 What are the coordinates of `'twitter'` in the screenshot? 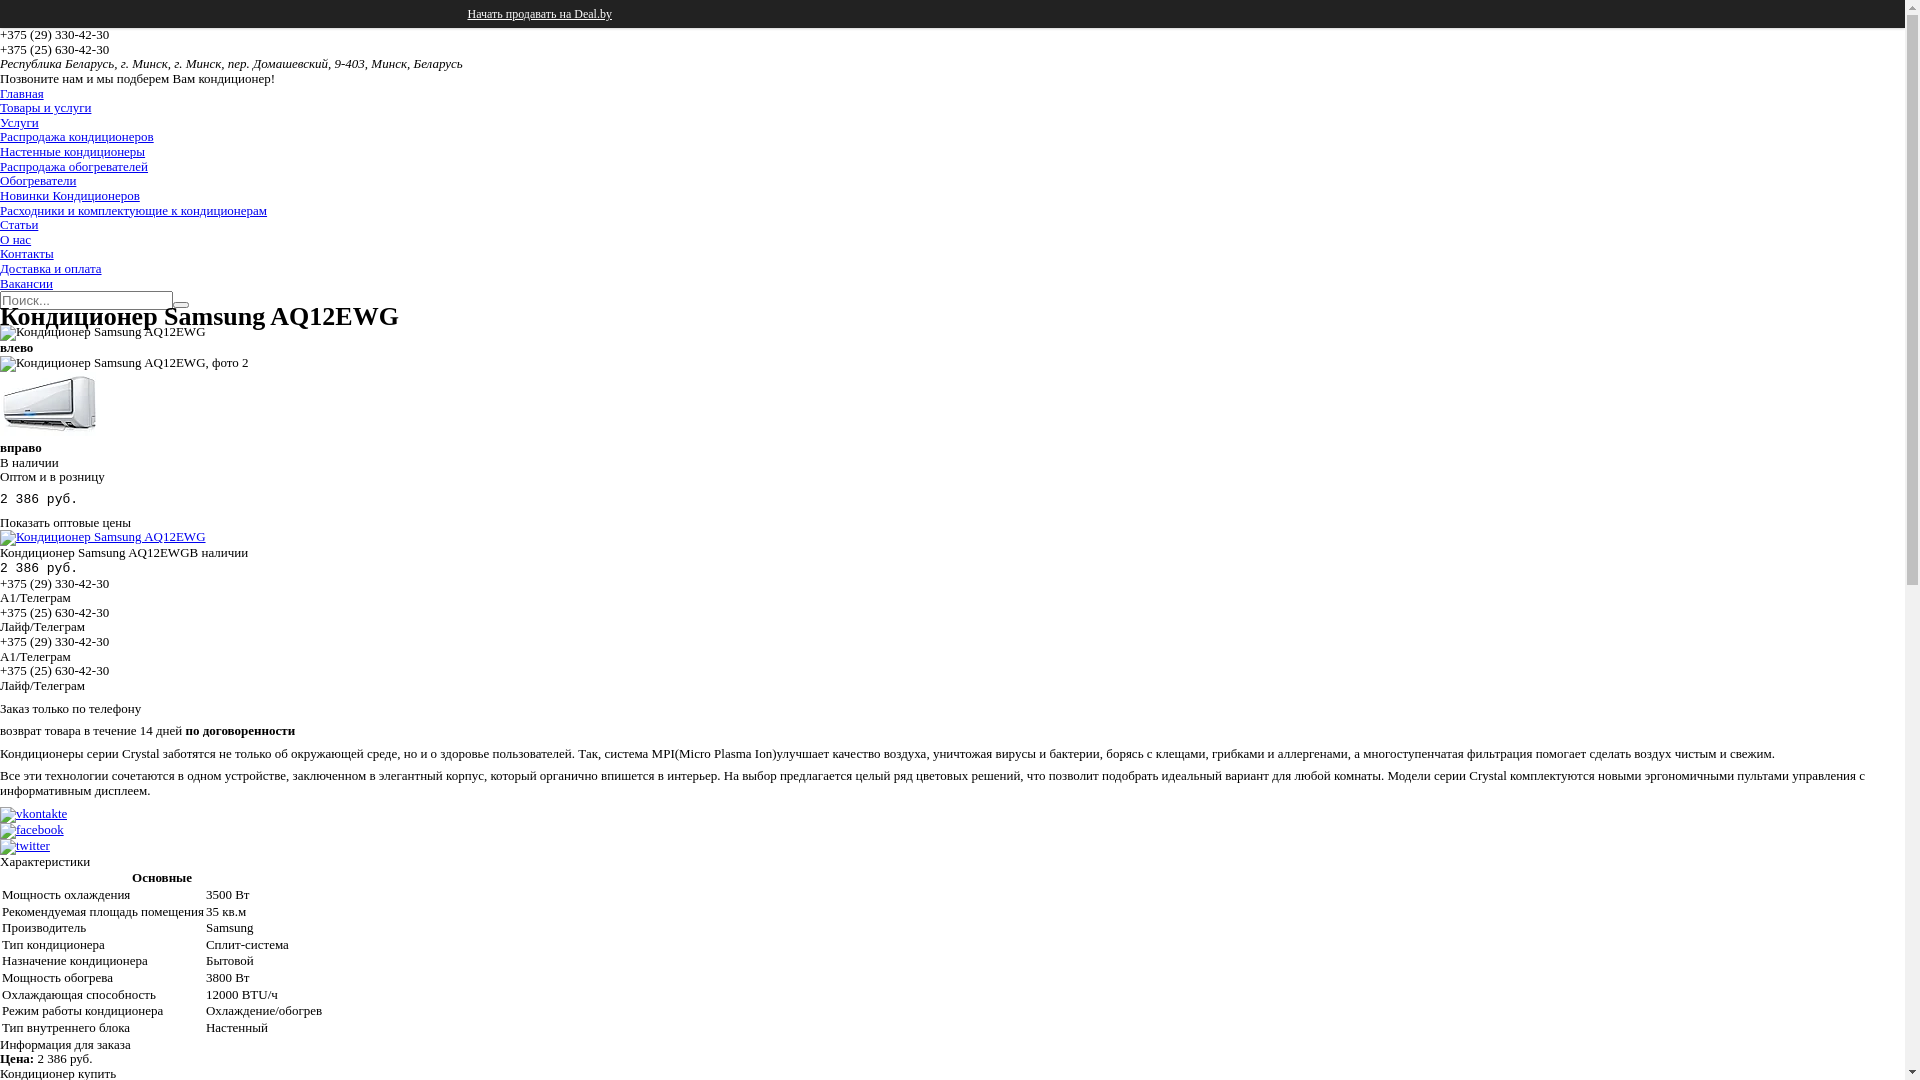 It's located at (24, 845).